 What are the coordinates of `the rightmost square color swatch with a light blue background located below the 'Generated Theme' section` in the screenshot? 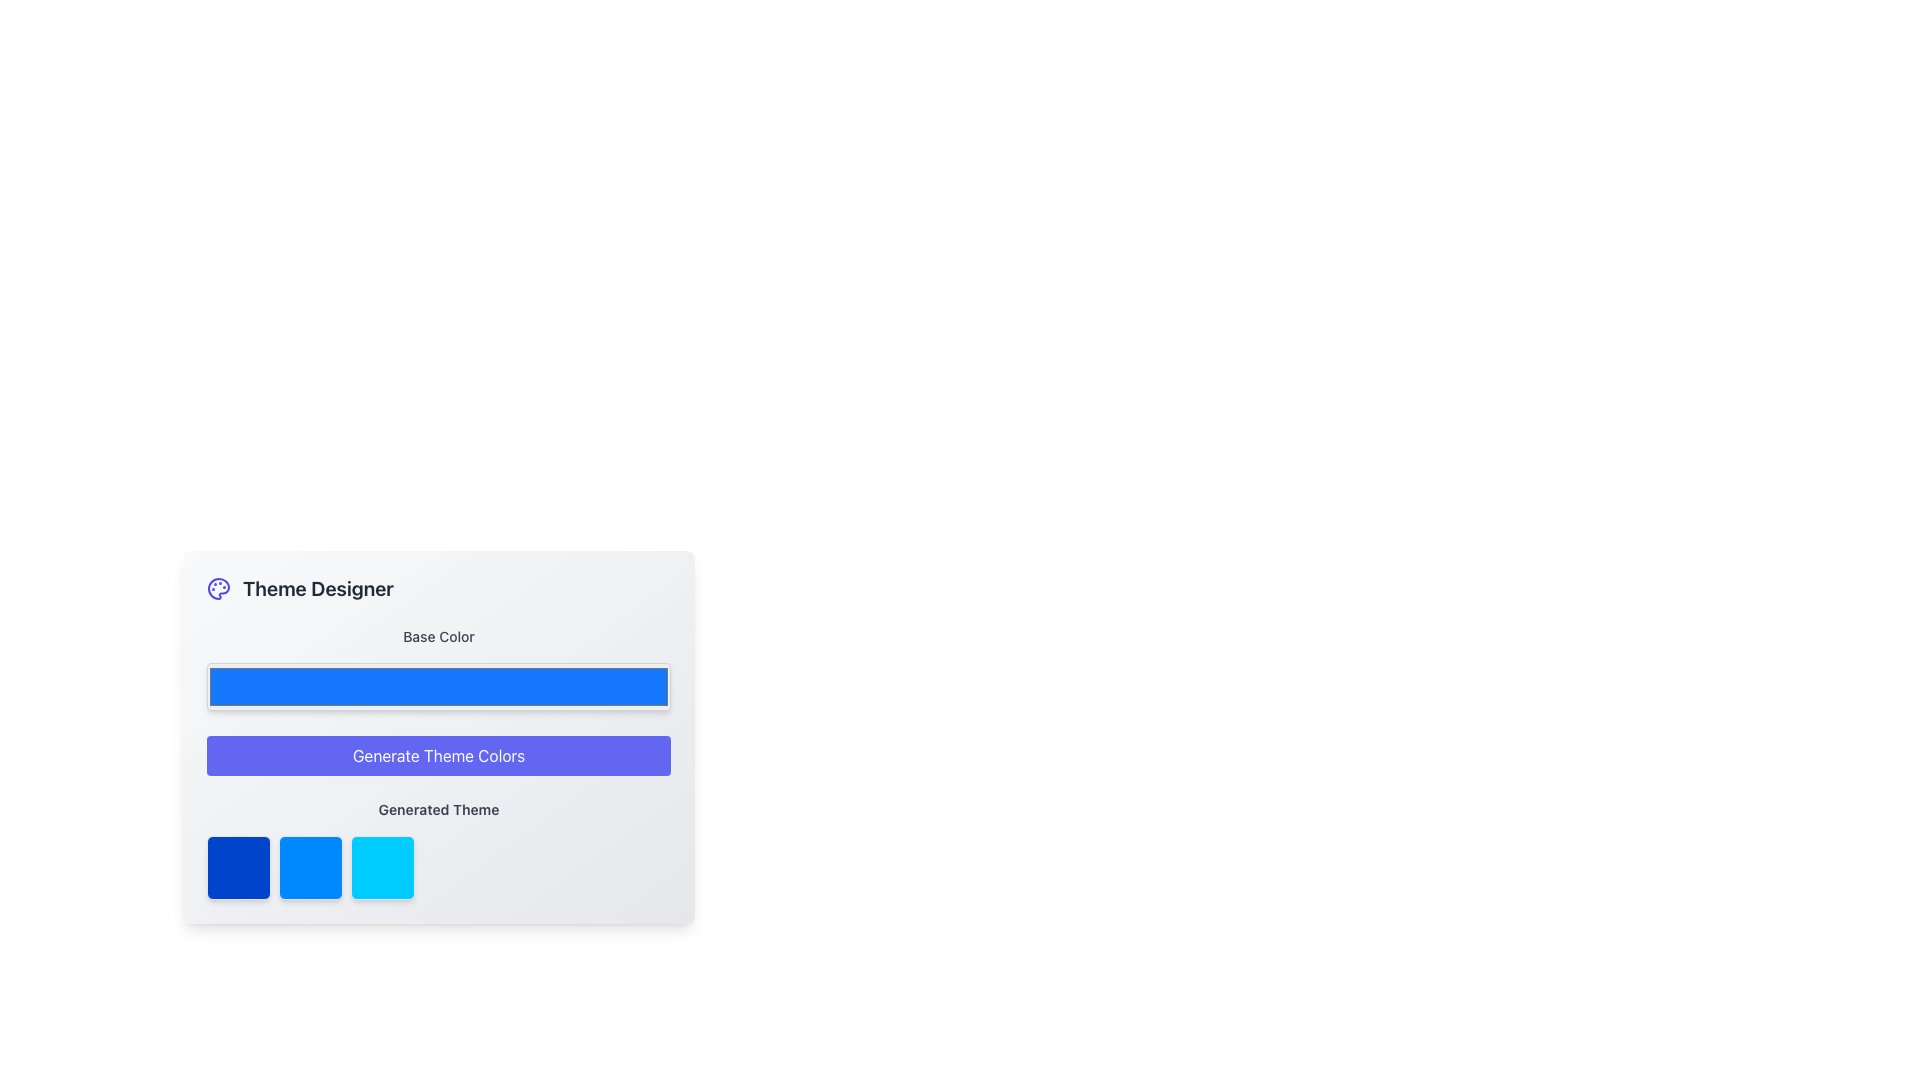 It's located at (383, 866).